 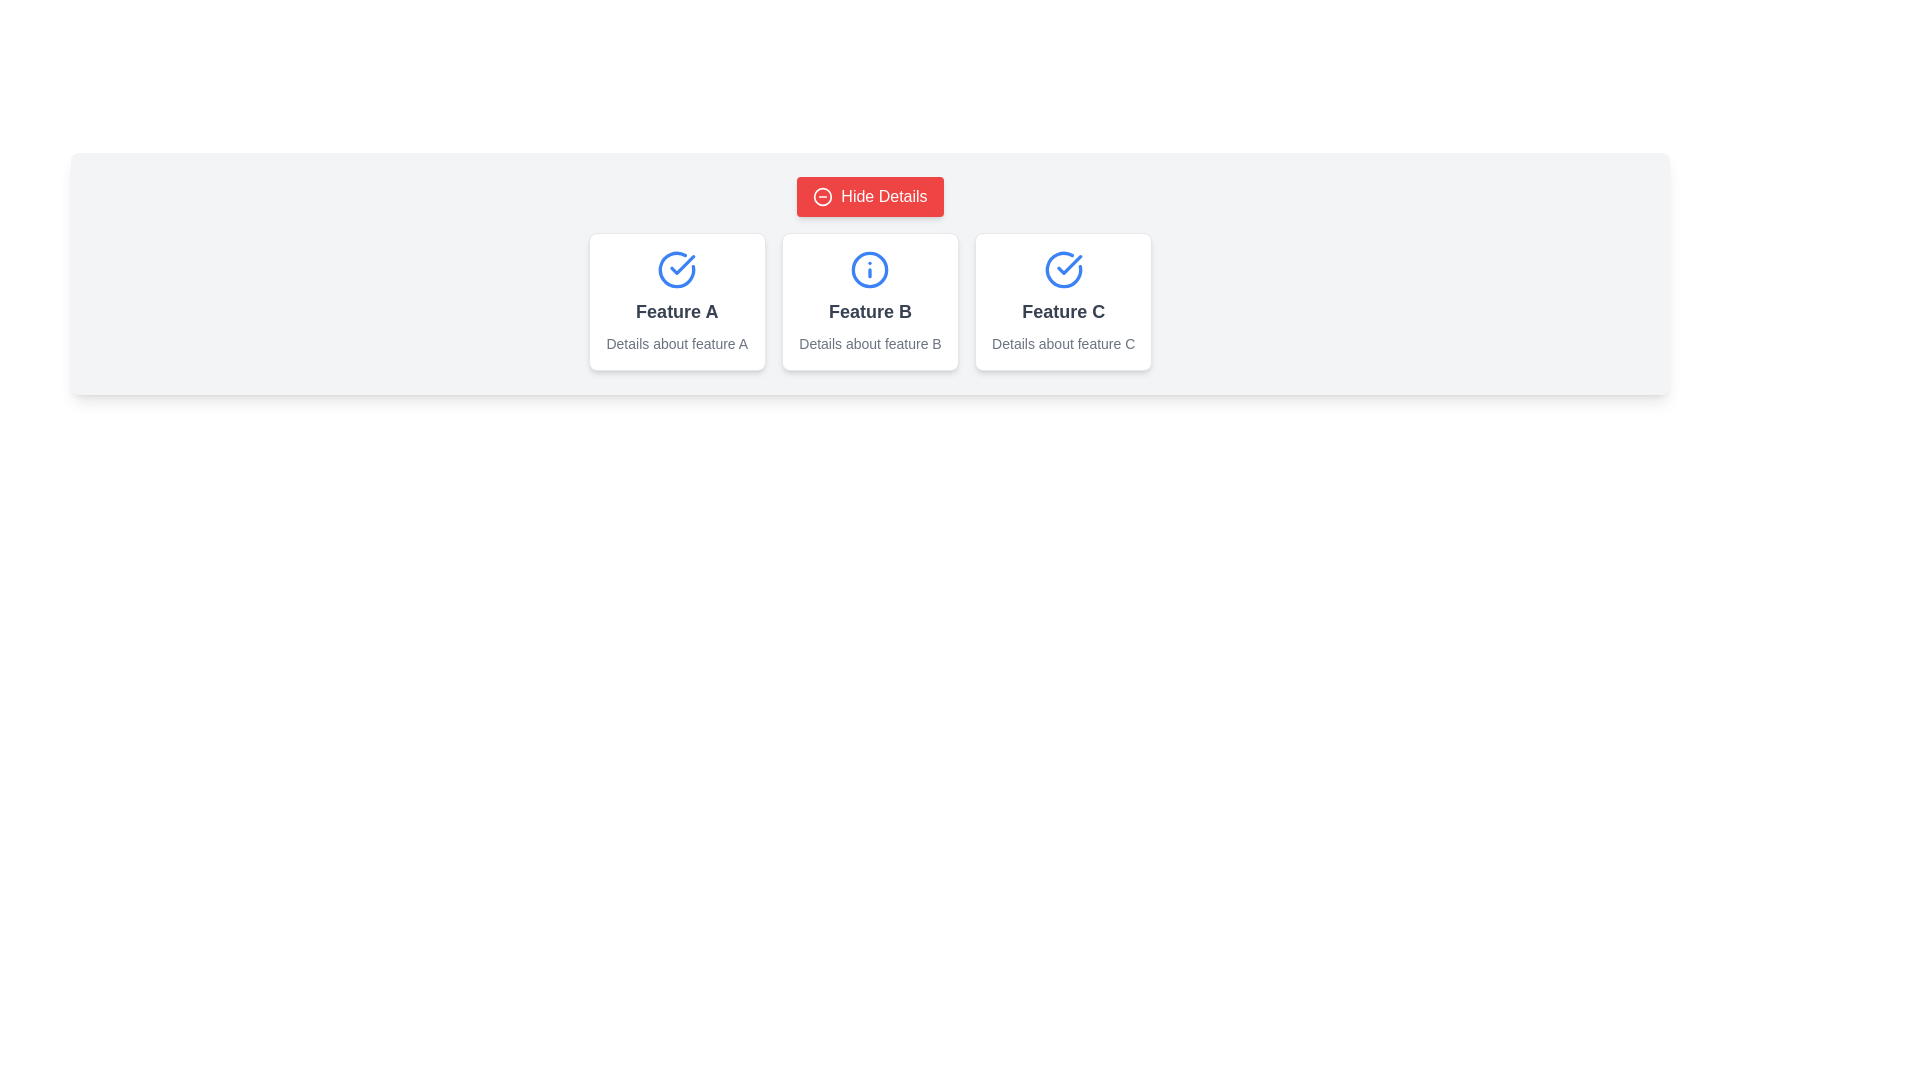 What do you see at coordinates (1062, 270) in the screenshot?
I see `the icon indicating the successful completion of 'Feature C', located at the top of the 'Feature C' card` at bounding box center [1062, 270].